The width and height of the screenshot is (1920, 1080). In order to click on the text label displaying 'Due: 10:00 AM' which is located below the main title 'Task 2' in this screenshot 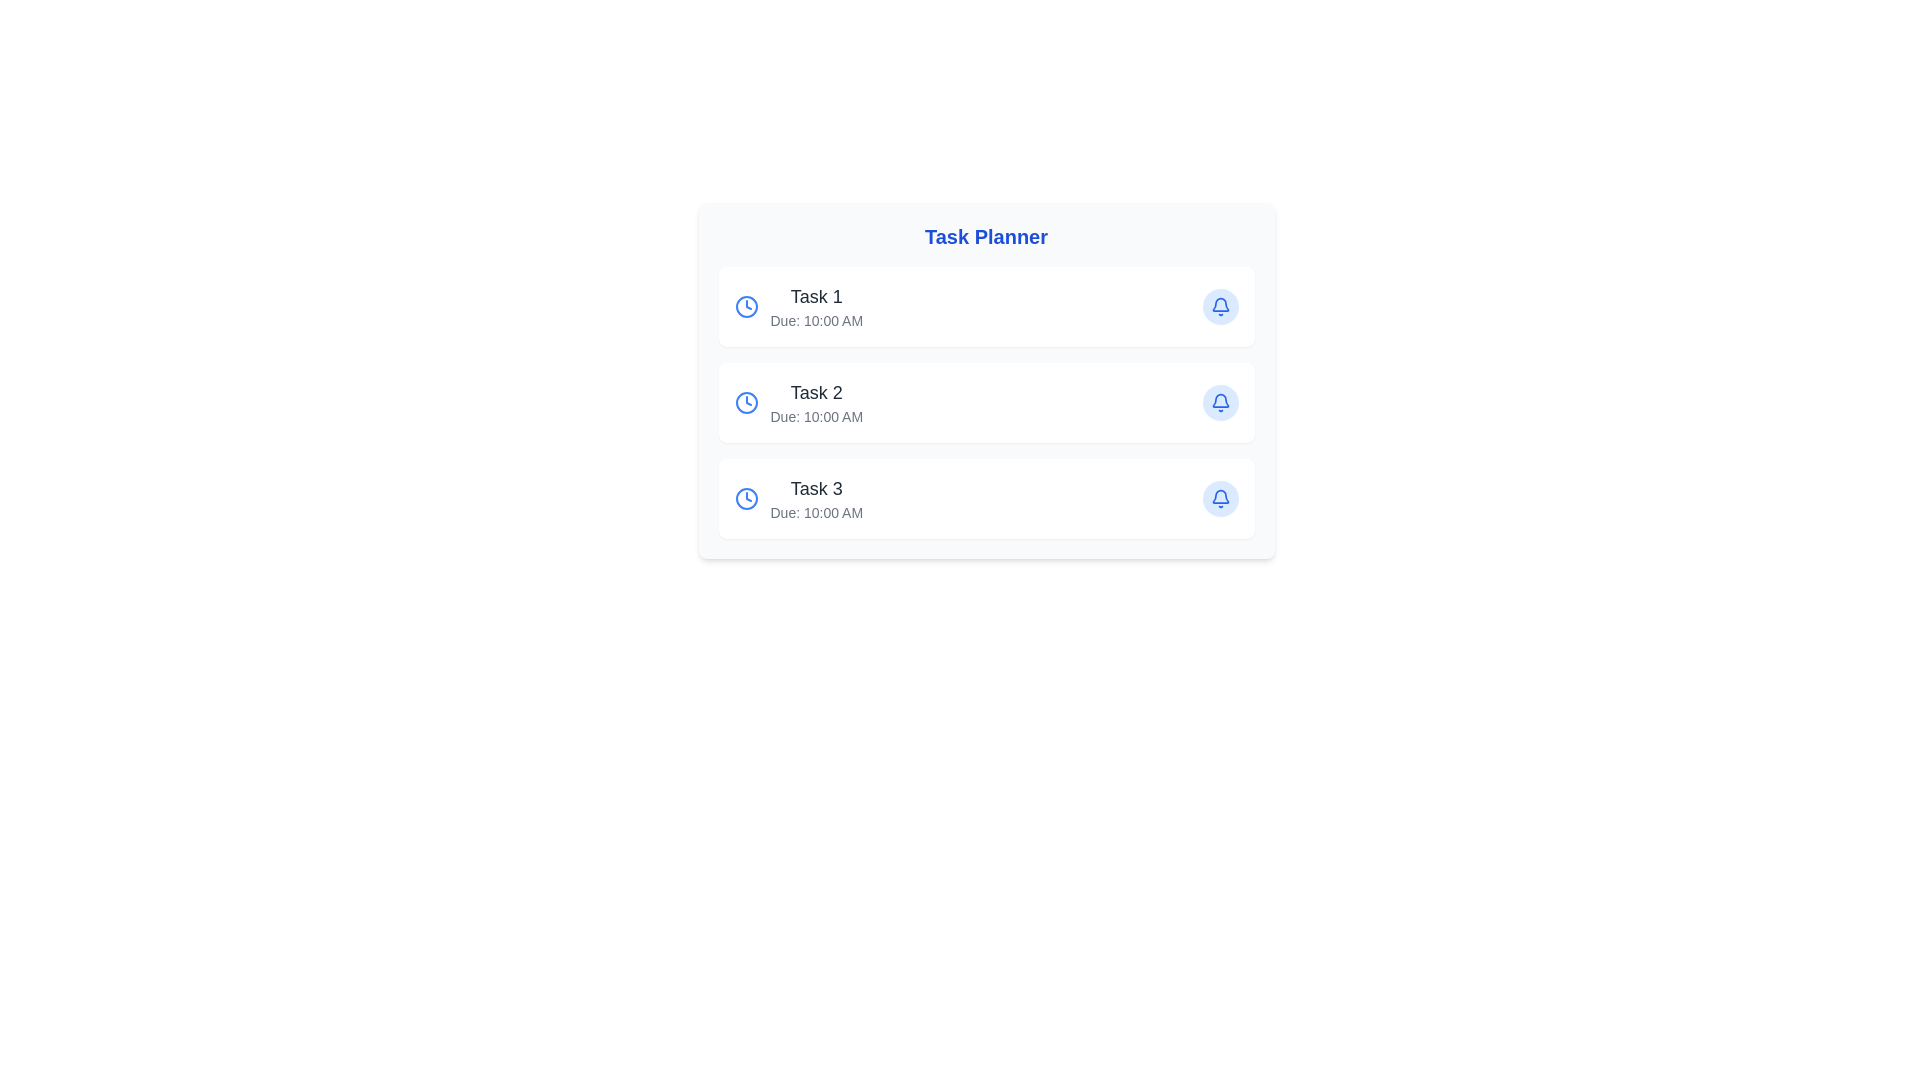, I will do `click(816, 415)`.